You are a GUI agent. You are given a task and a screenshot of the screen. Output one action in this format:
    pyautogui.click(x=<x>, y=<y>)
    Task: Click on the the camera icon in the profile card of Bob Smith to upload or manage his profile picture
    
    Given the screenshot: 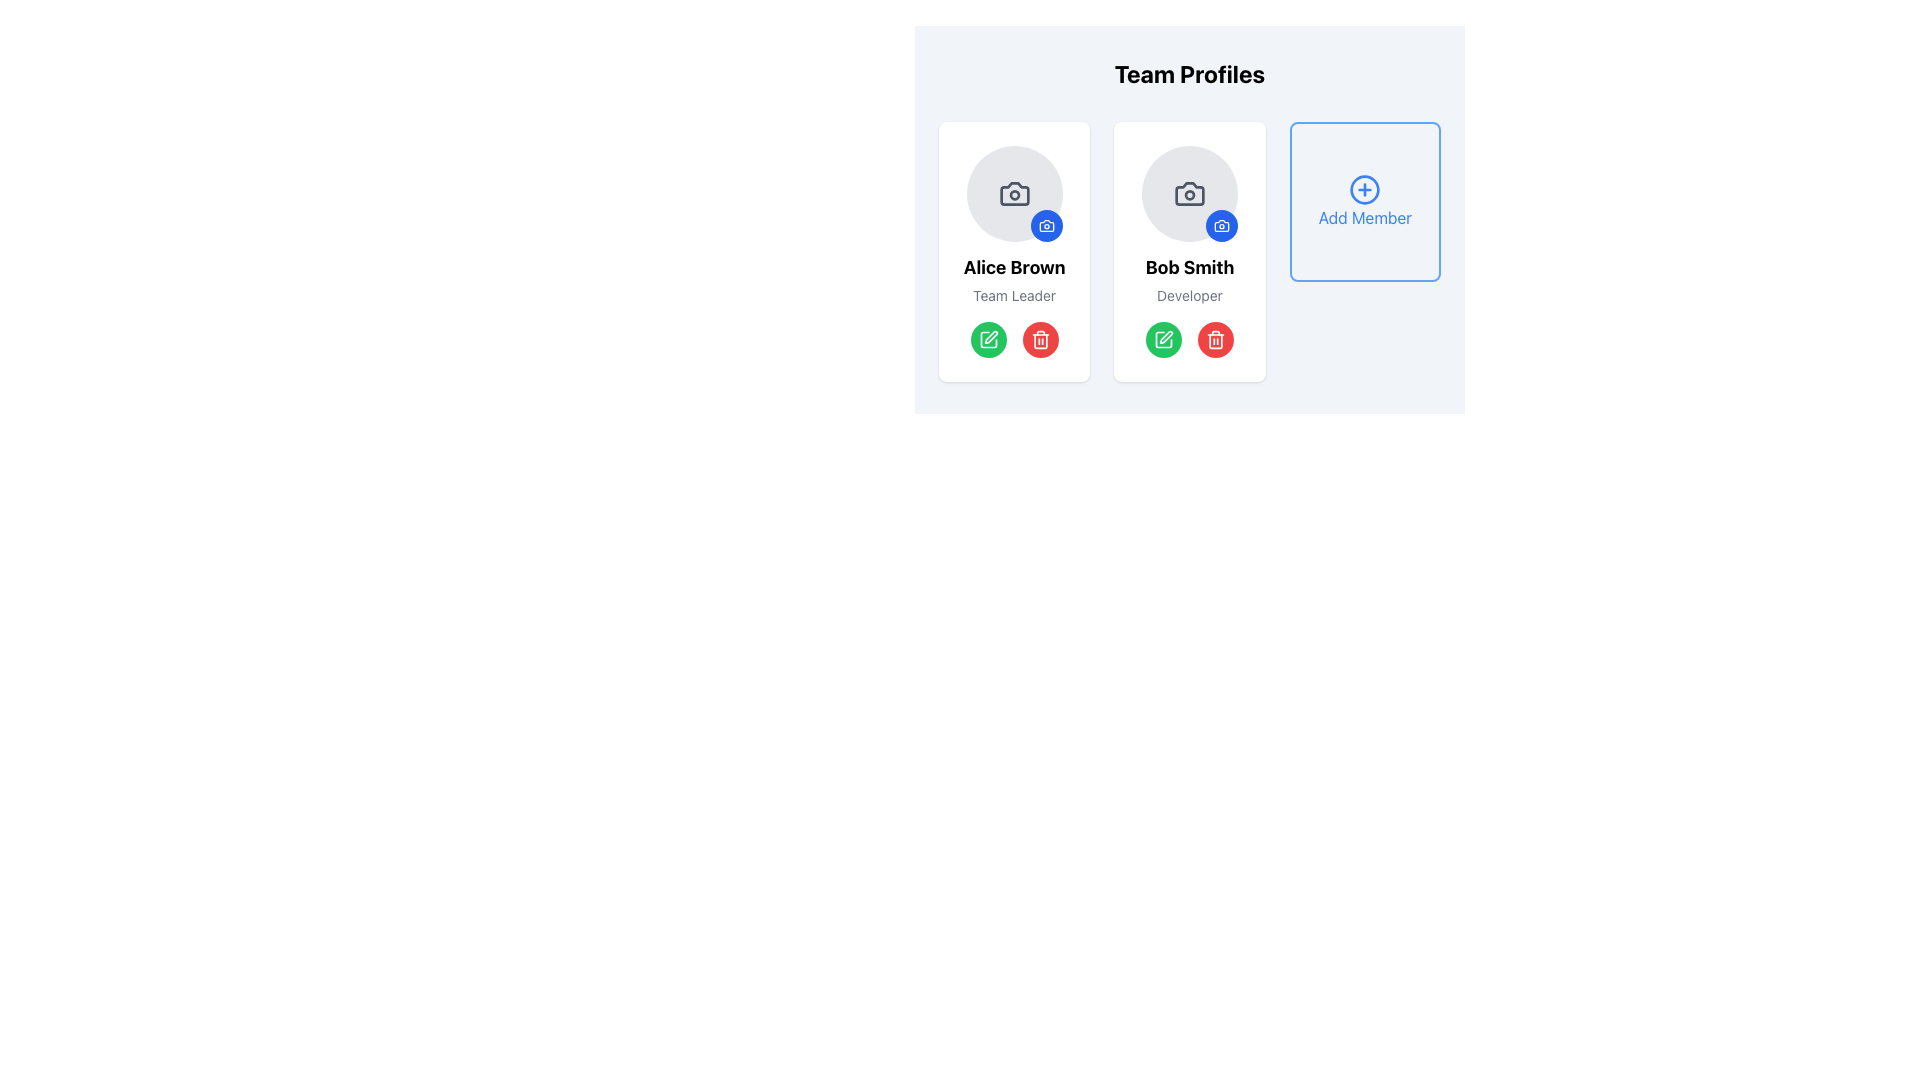 What is the action you would take?
    pyautogui.click(x=1220, y=225)
    